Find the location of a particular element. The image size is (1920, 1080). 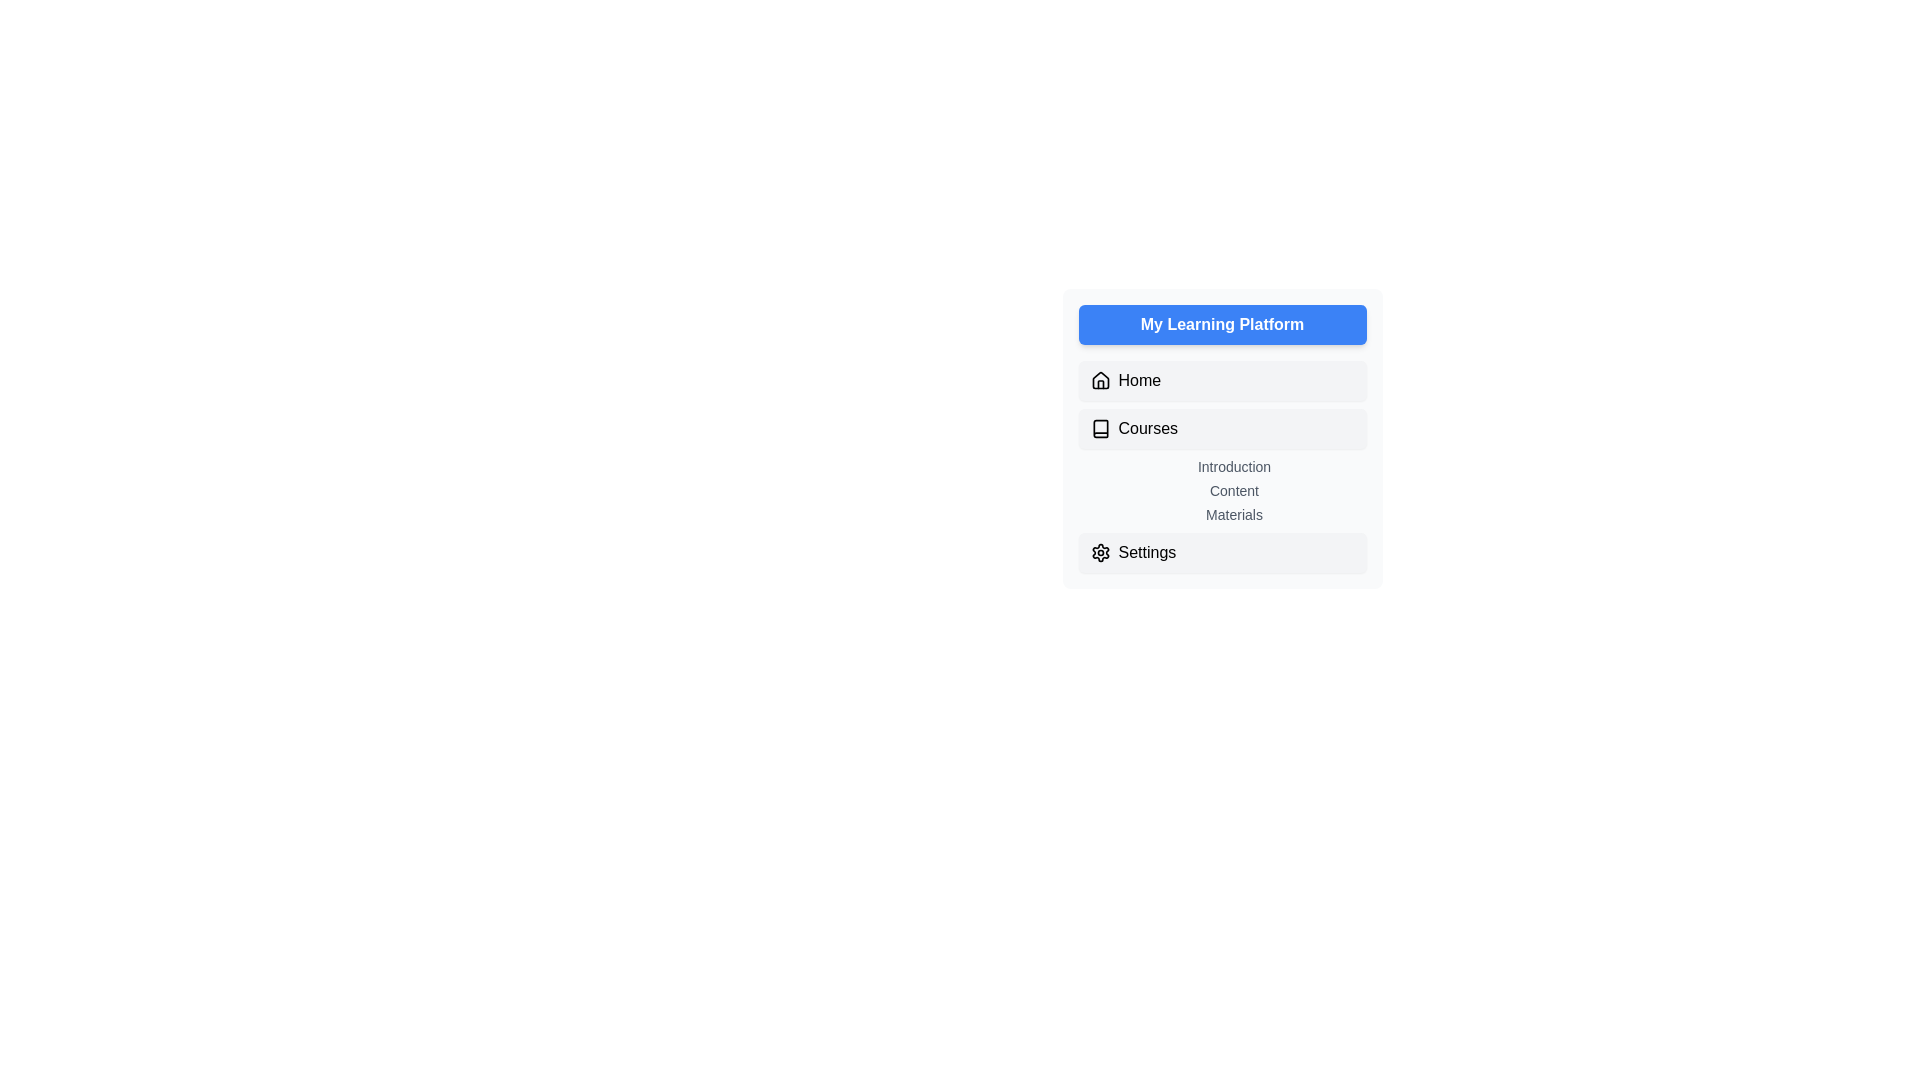

the hyperlink text labeled 'Content' is located at coordinates (1233, 490).